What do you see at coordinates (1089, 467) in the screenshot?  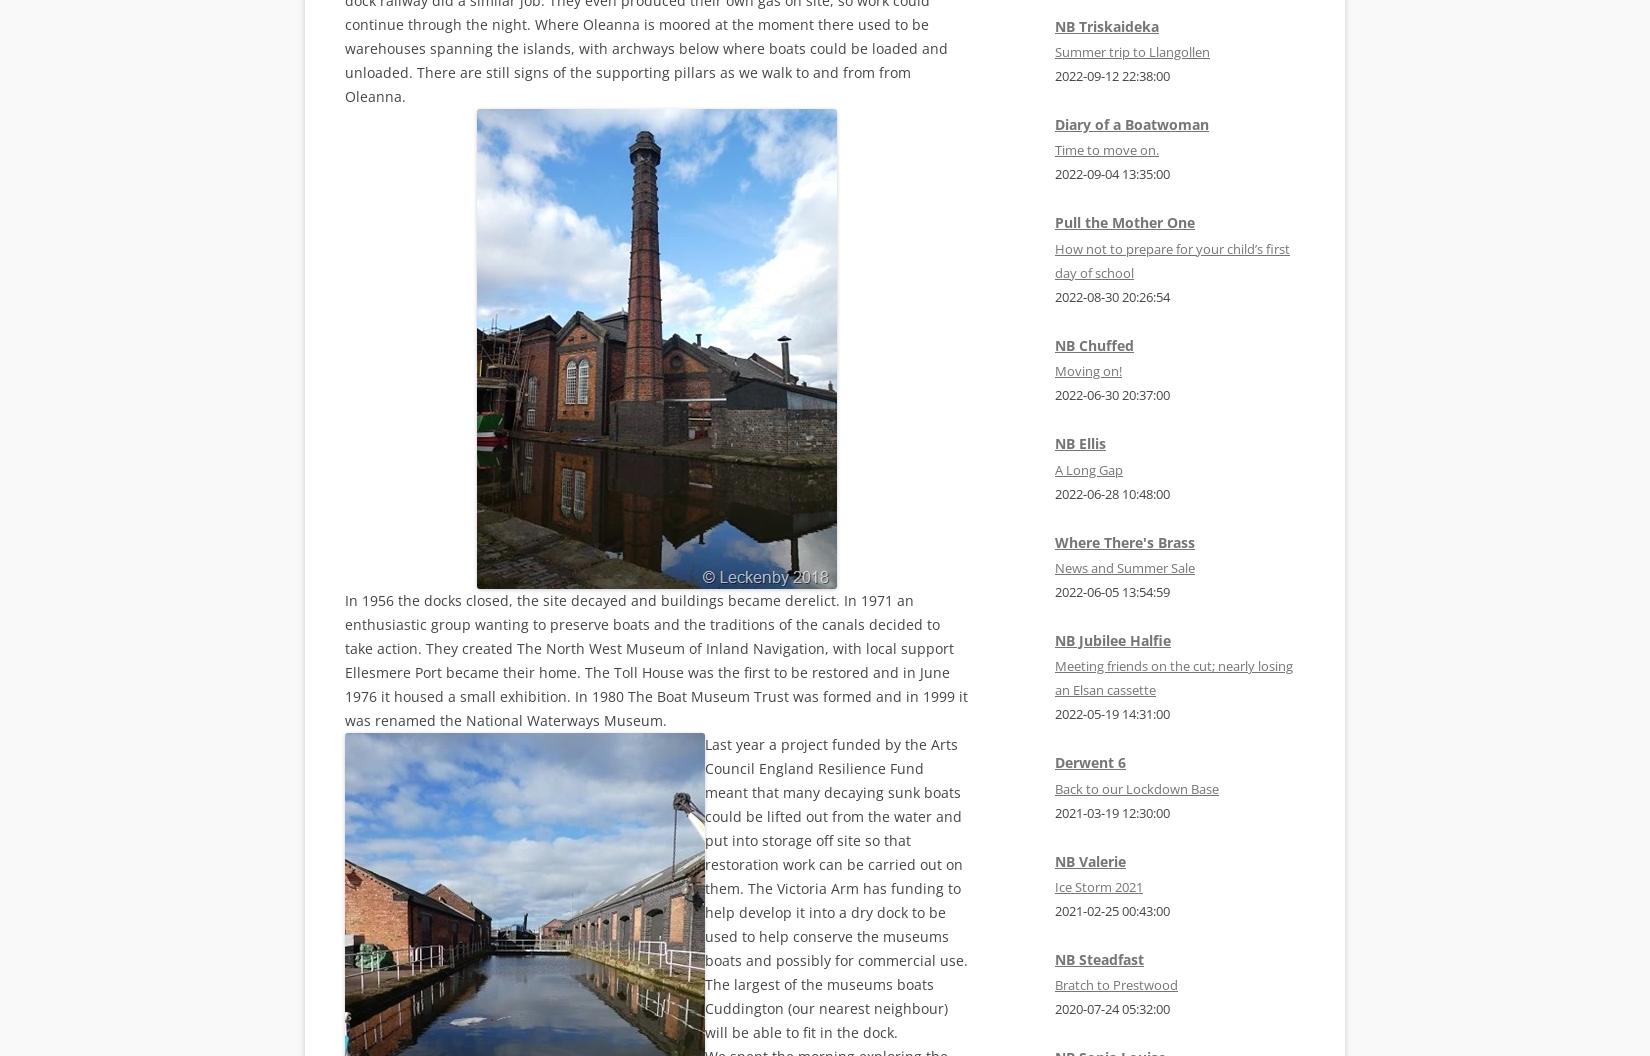 I see `'A Long Gap'` at bounding box center [1089, 467].